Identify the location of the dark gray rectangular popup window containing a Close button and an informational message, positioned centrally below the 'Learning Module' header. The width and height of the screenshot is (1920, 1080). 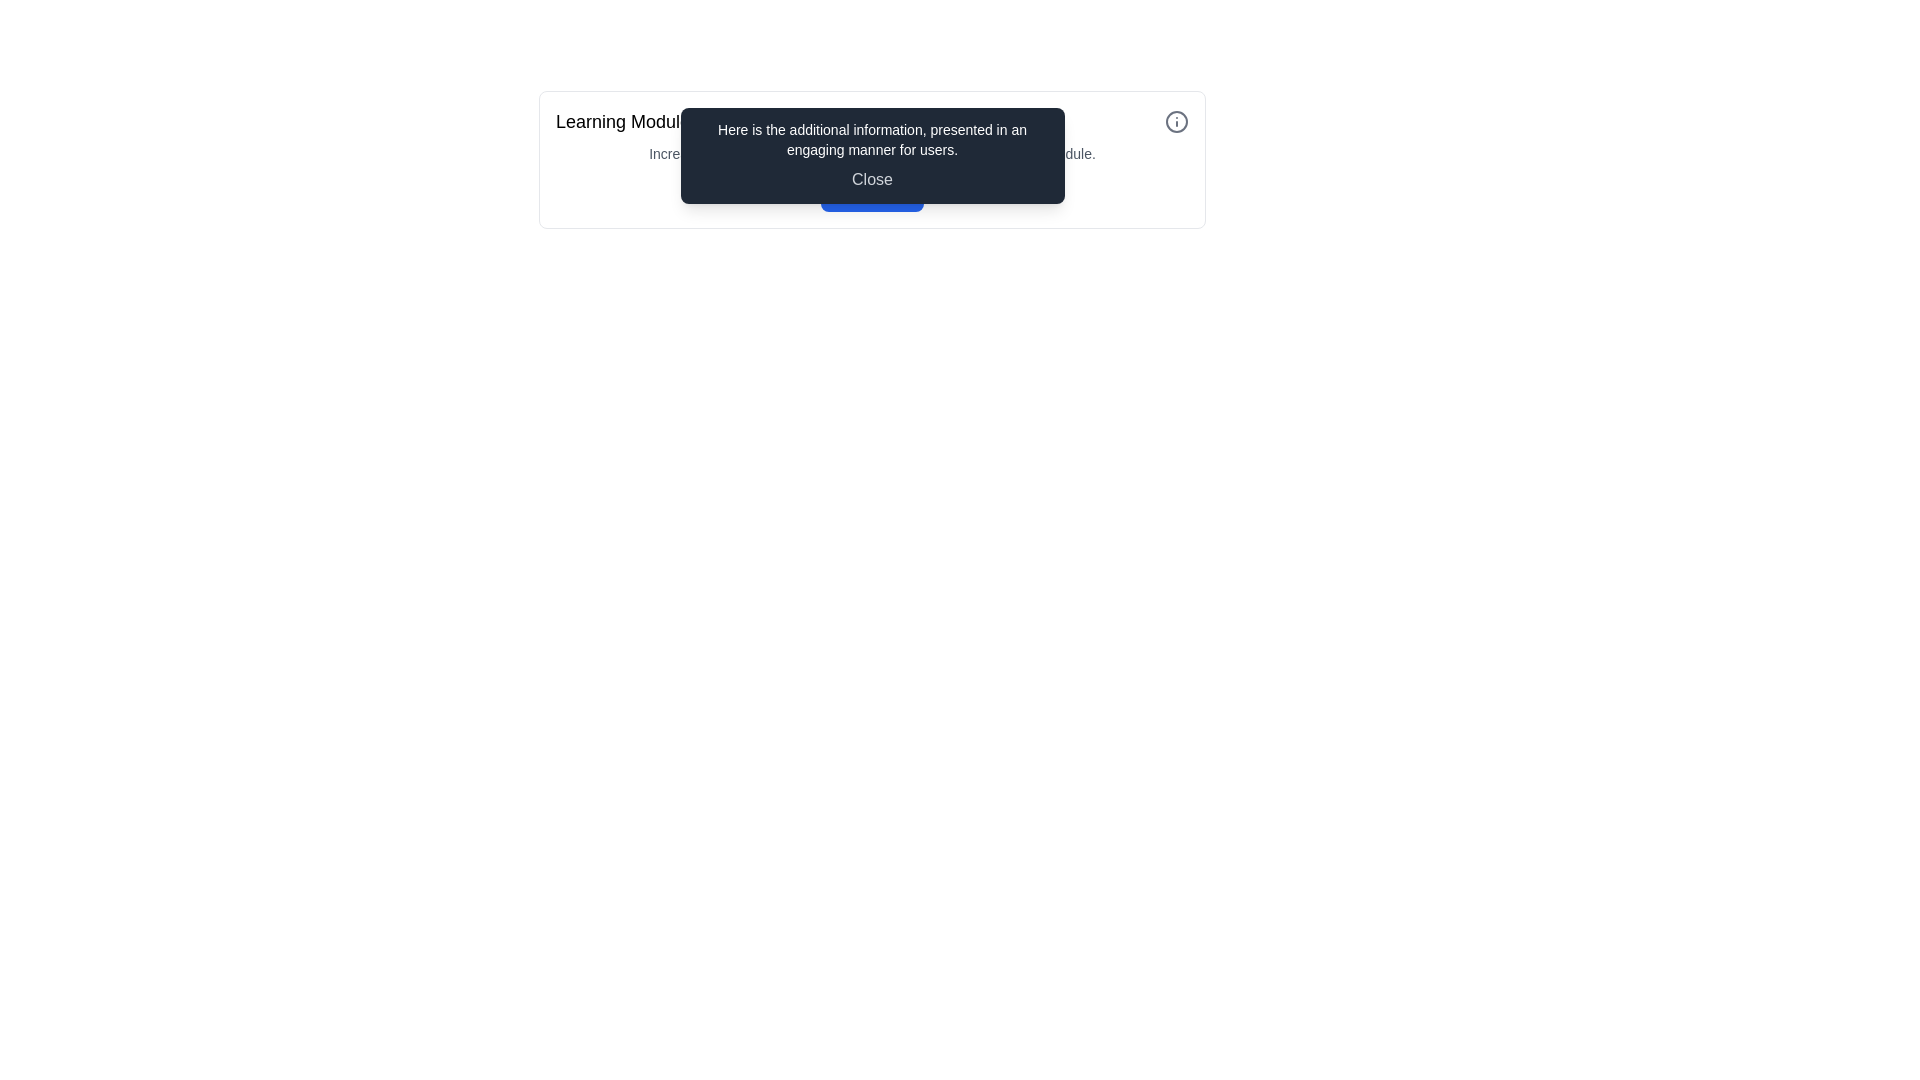
(872, 154).